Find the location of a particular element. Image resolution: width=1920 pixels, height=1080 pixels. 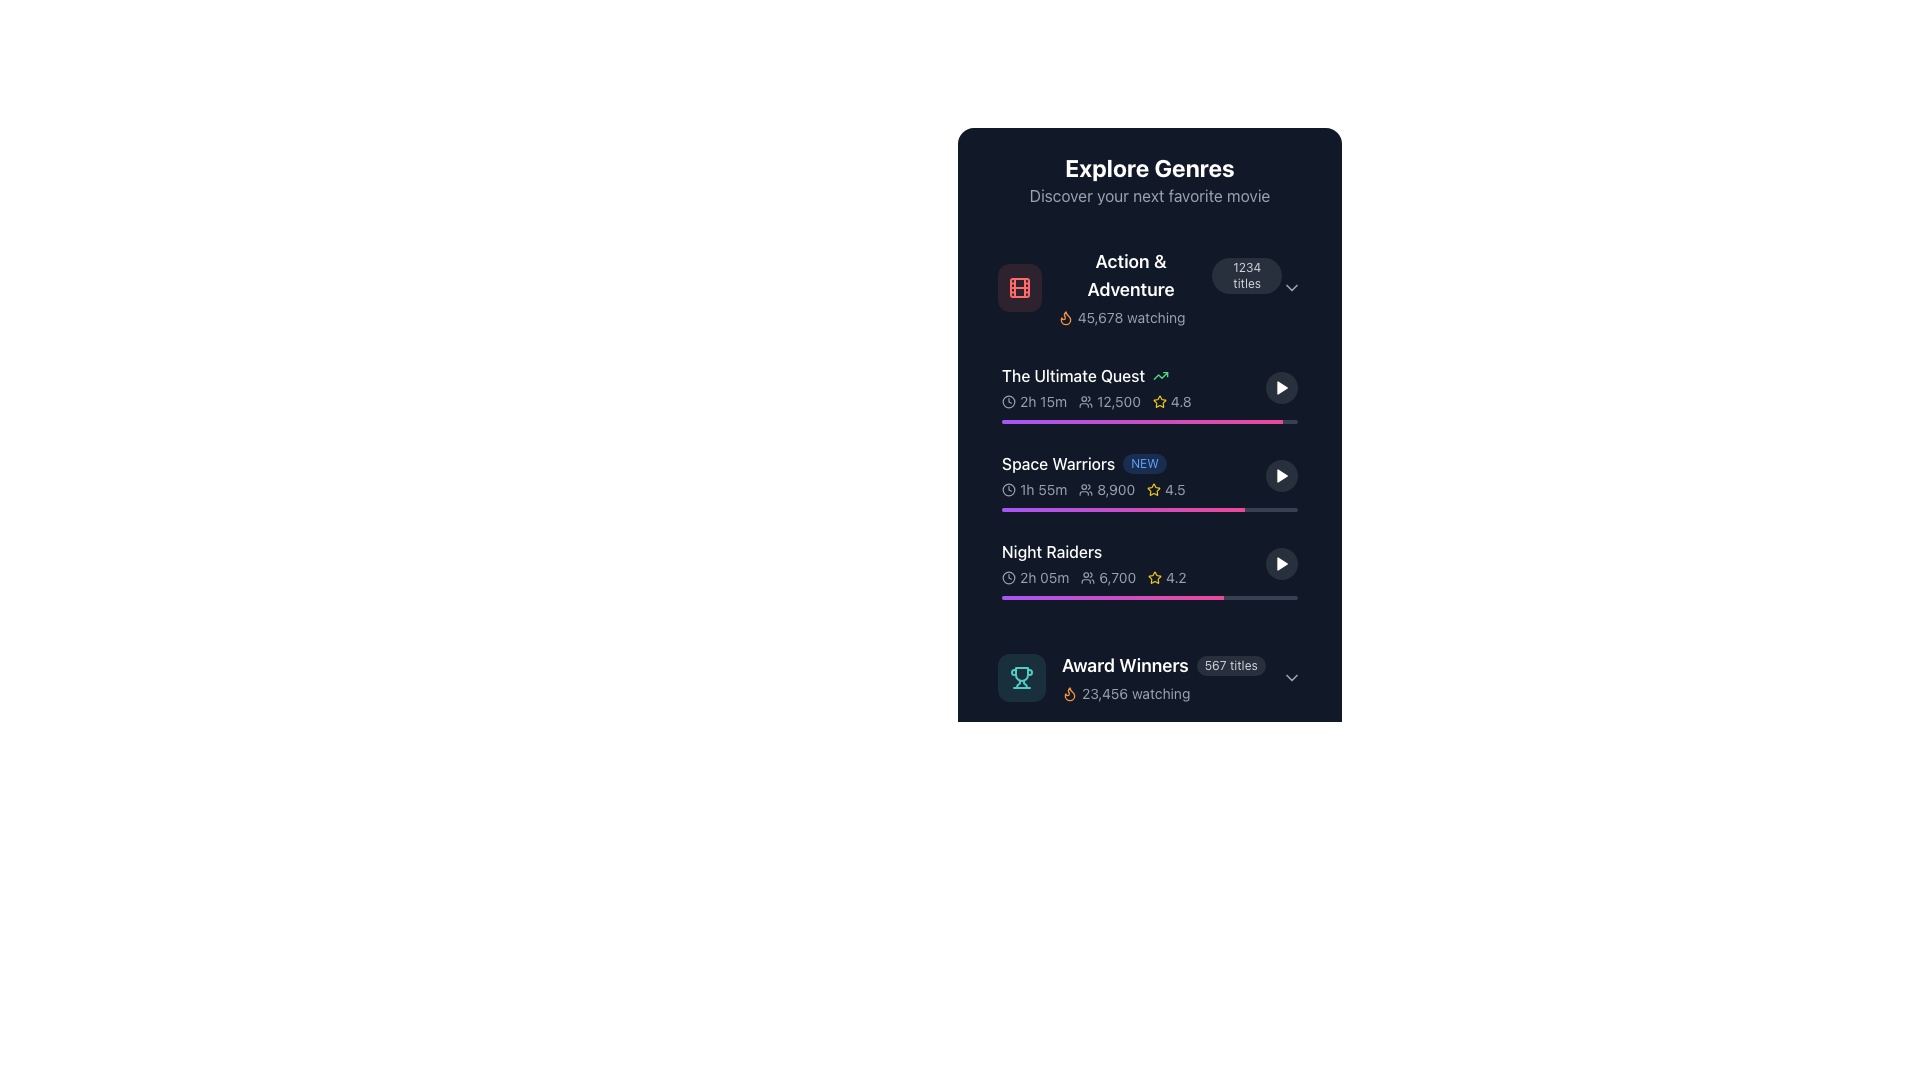

the Text Label displaying the number of watching viewers for 'The Ultimate Quest', located between the duration text and the star rating is located at coordinates (1108, 401).